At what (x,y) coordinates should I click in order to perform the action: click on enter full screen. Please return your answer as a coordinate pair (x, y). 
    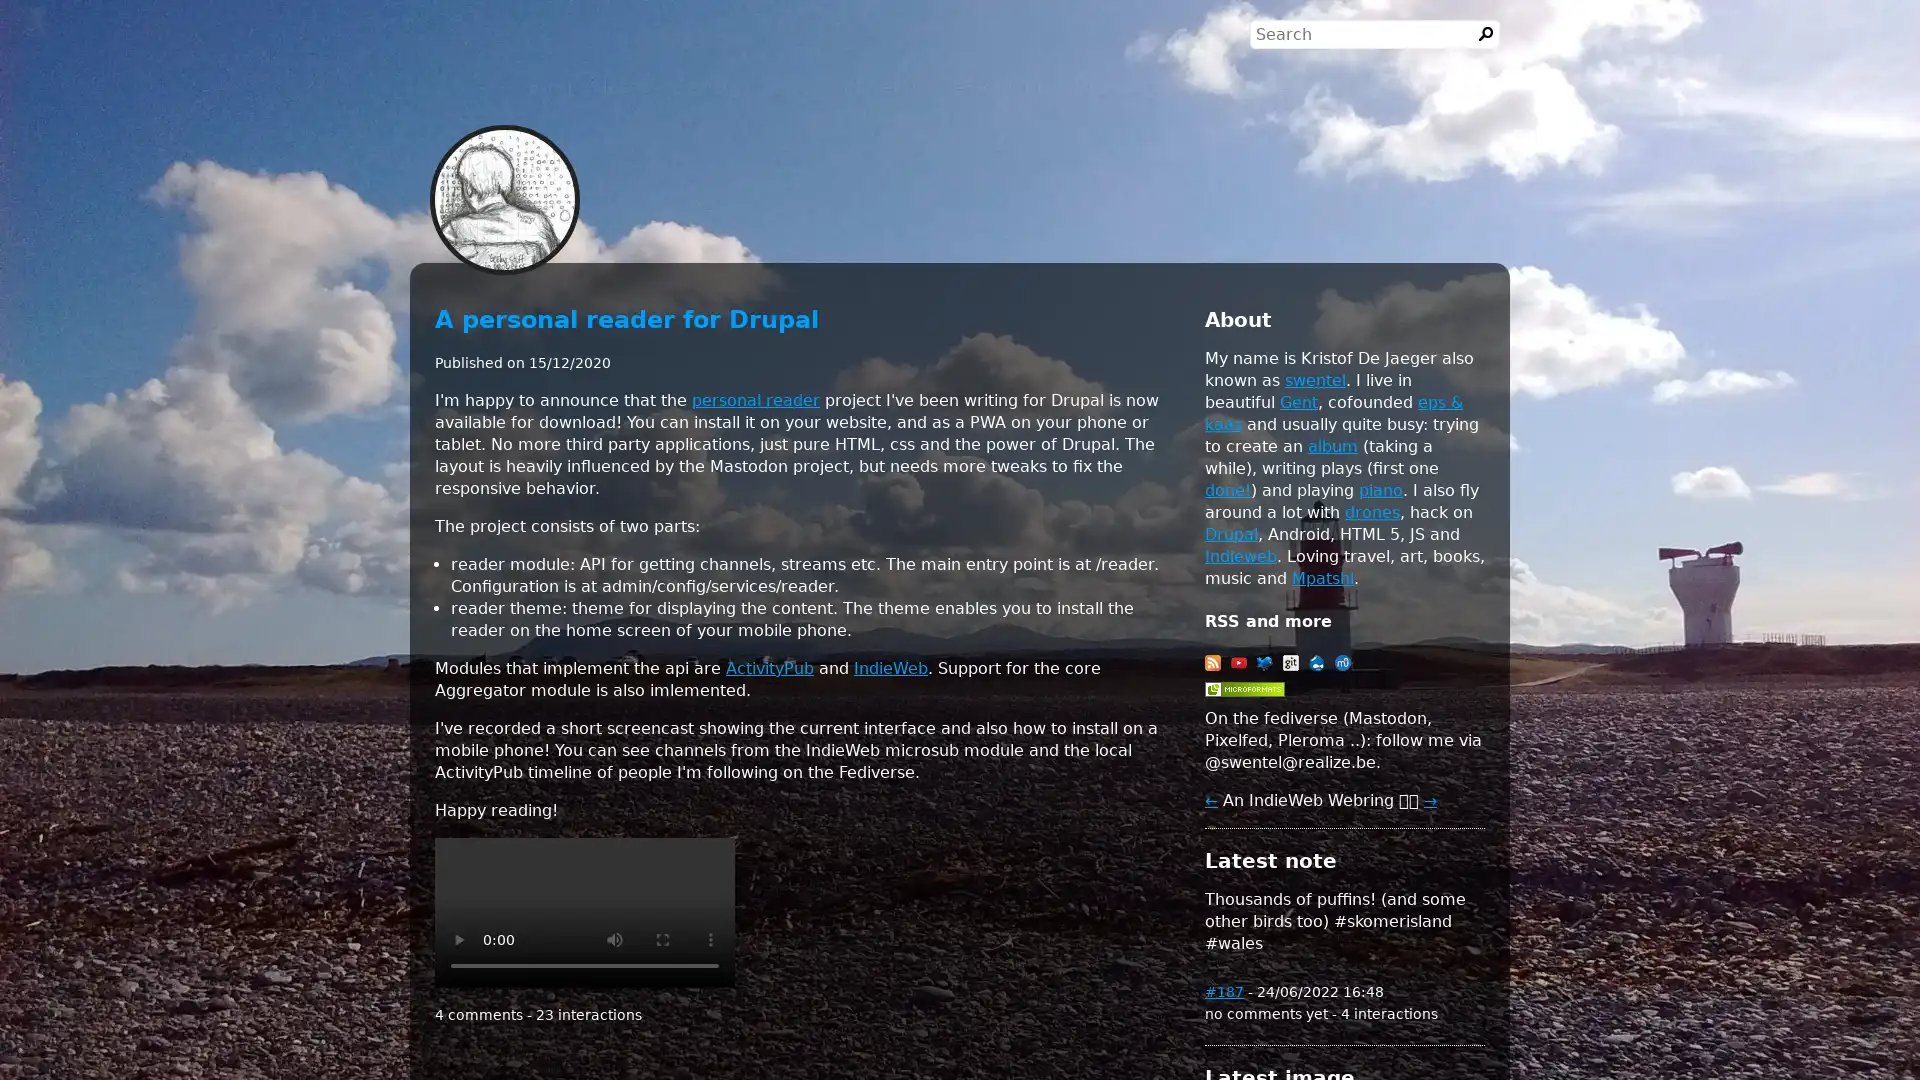
    Looking at the image, I should click on (662, 938).